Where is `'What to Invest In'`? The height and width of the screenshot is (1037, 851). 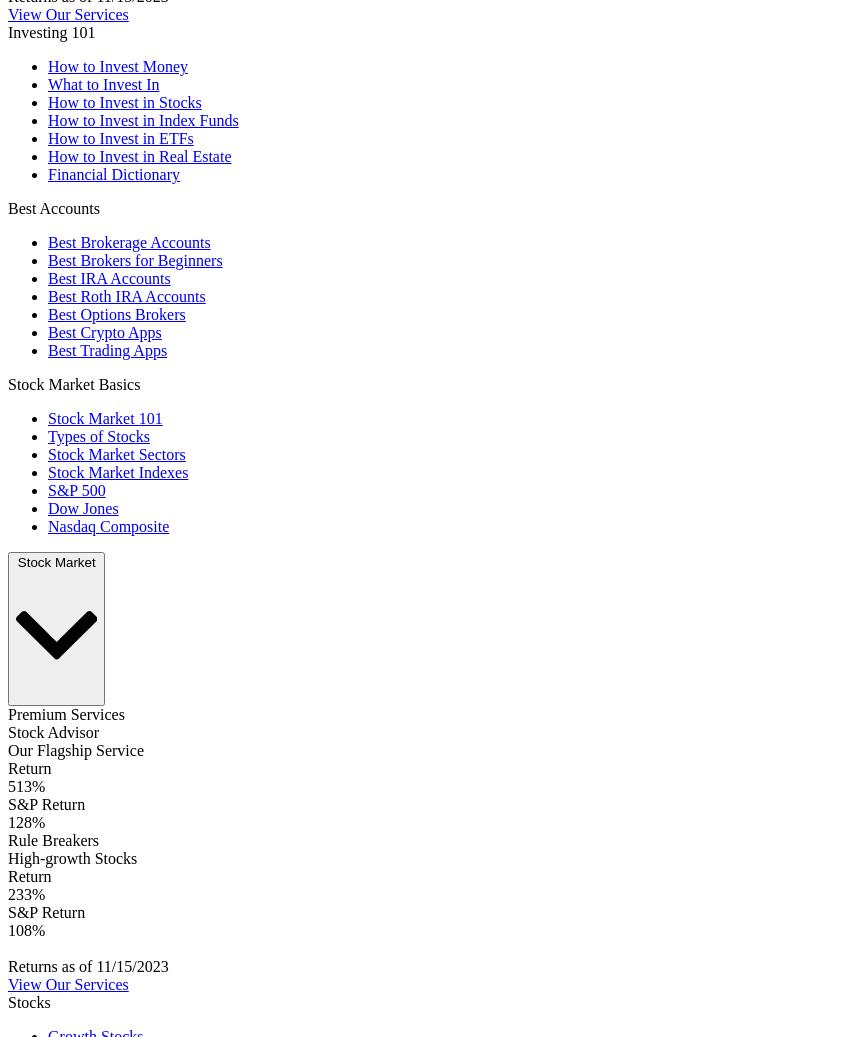
'What to Invest In' is located at coordinates (47, 83).